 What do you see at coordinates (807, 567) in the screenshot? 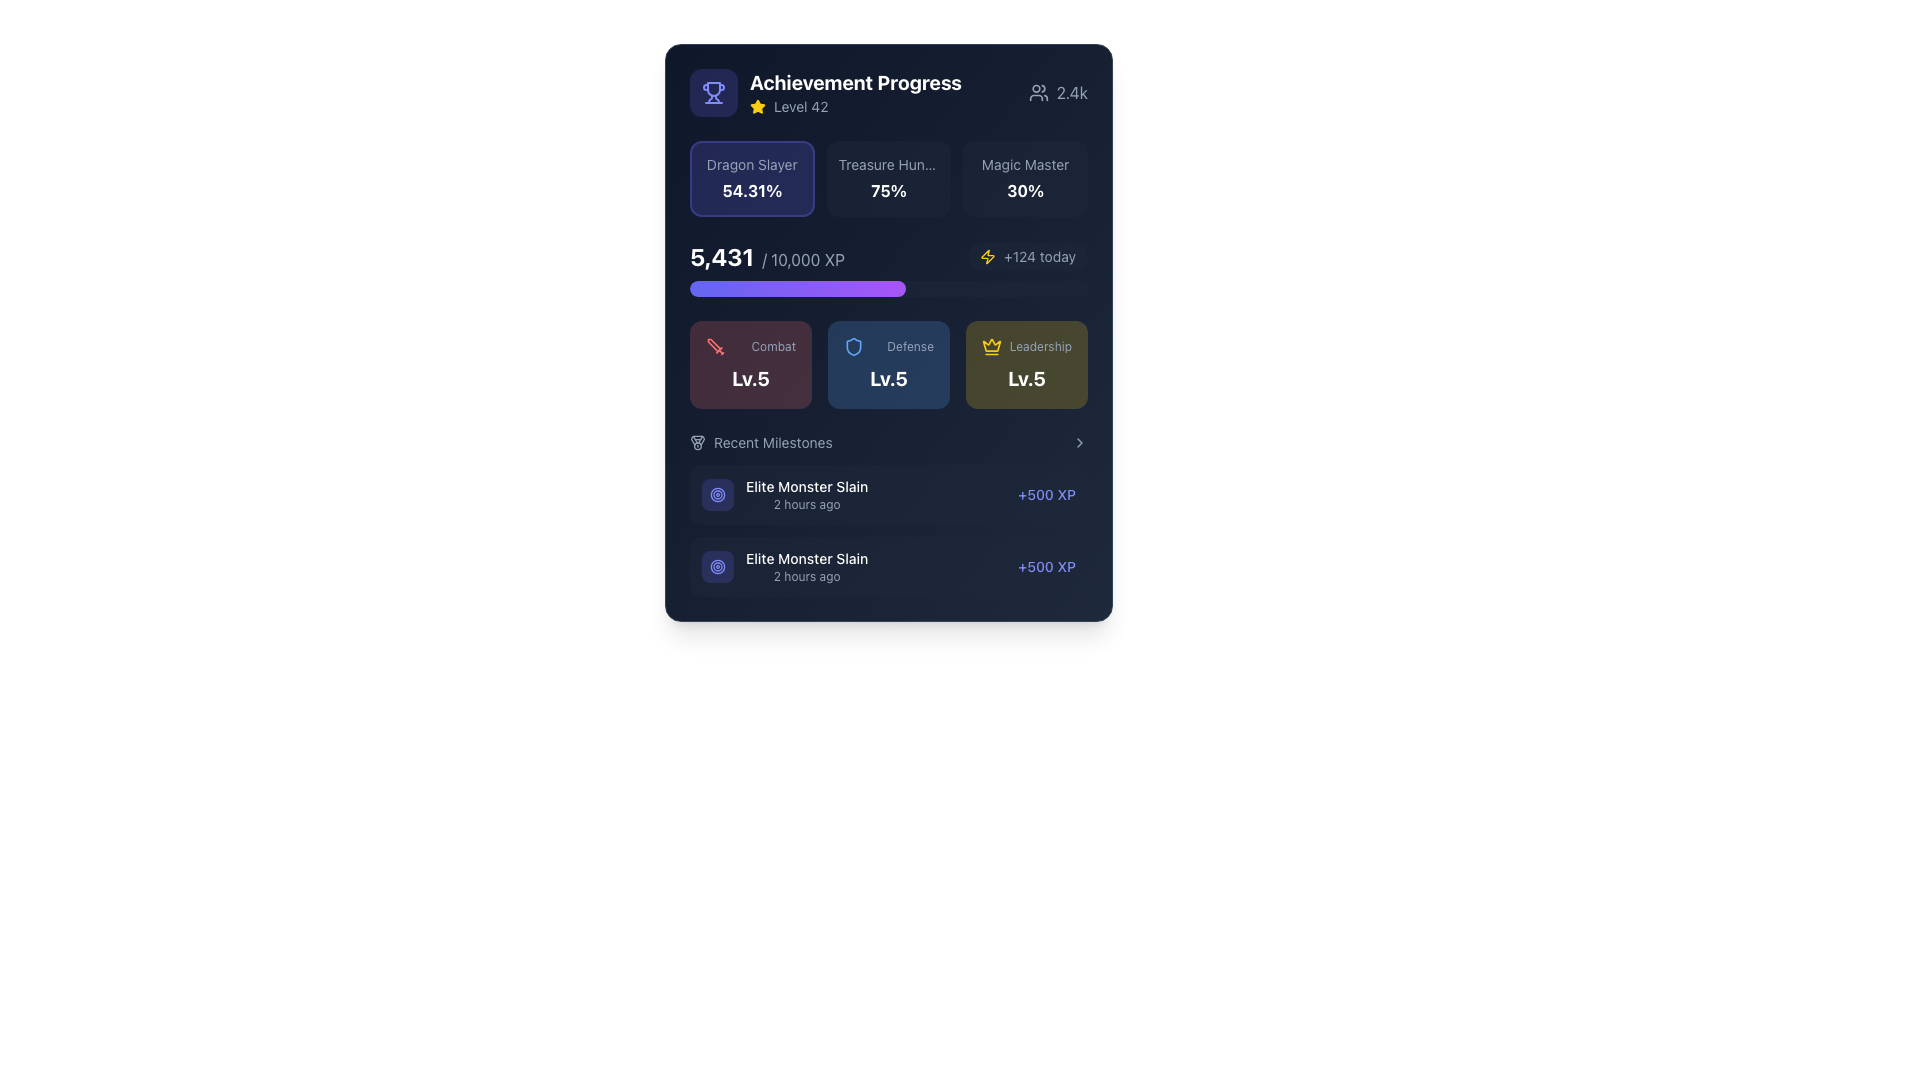
I see `the 'Elite Monster Slain' text label displayed in white within the 'Recent Milestones' section, which is the second listed milestone element` at bounding box center [807, 567].